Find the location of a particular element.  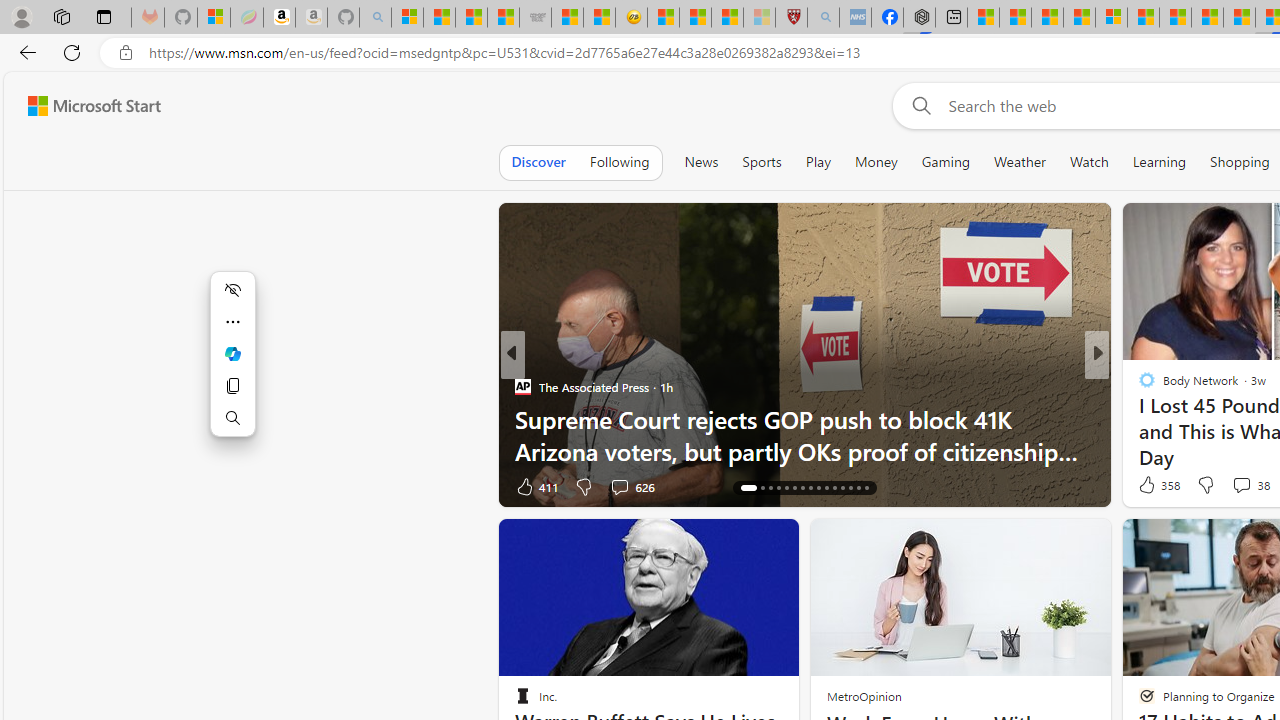

'View comments 64 Comment' is located at coordinates (1234, 486).